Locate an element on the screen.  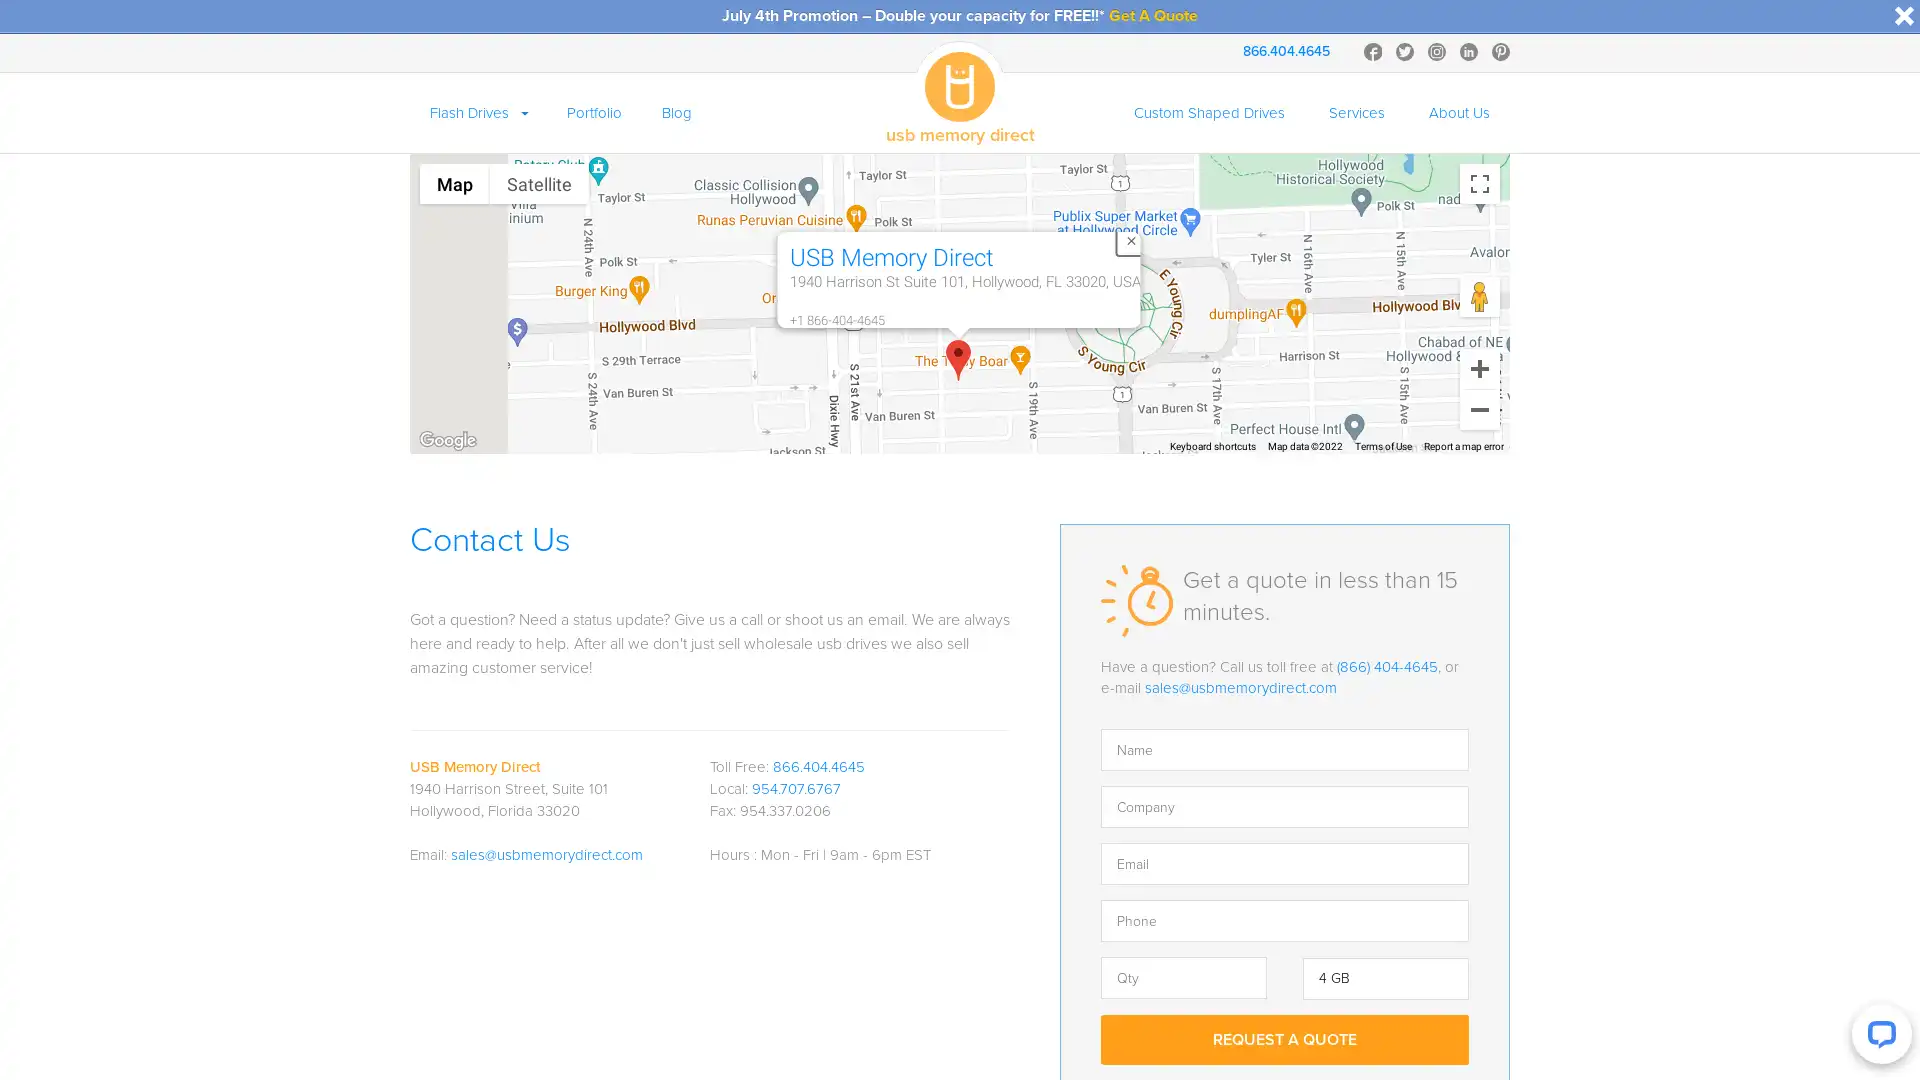
Keyboard shortcuts is located at coordinates (1212, 446).